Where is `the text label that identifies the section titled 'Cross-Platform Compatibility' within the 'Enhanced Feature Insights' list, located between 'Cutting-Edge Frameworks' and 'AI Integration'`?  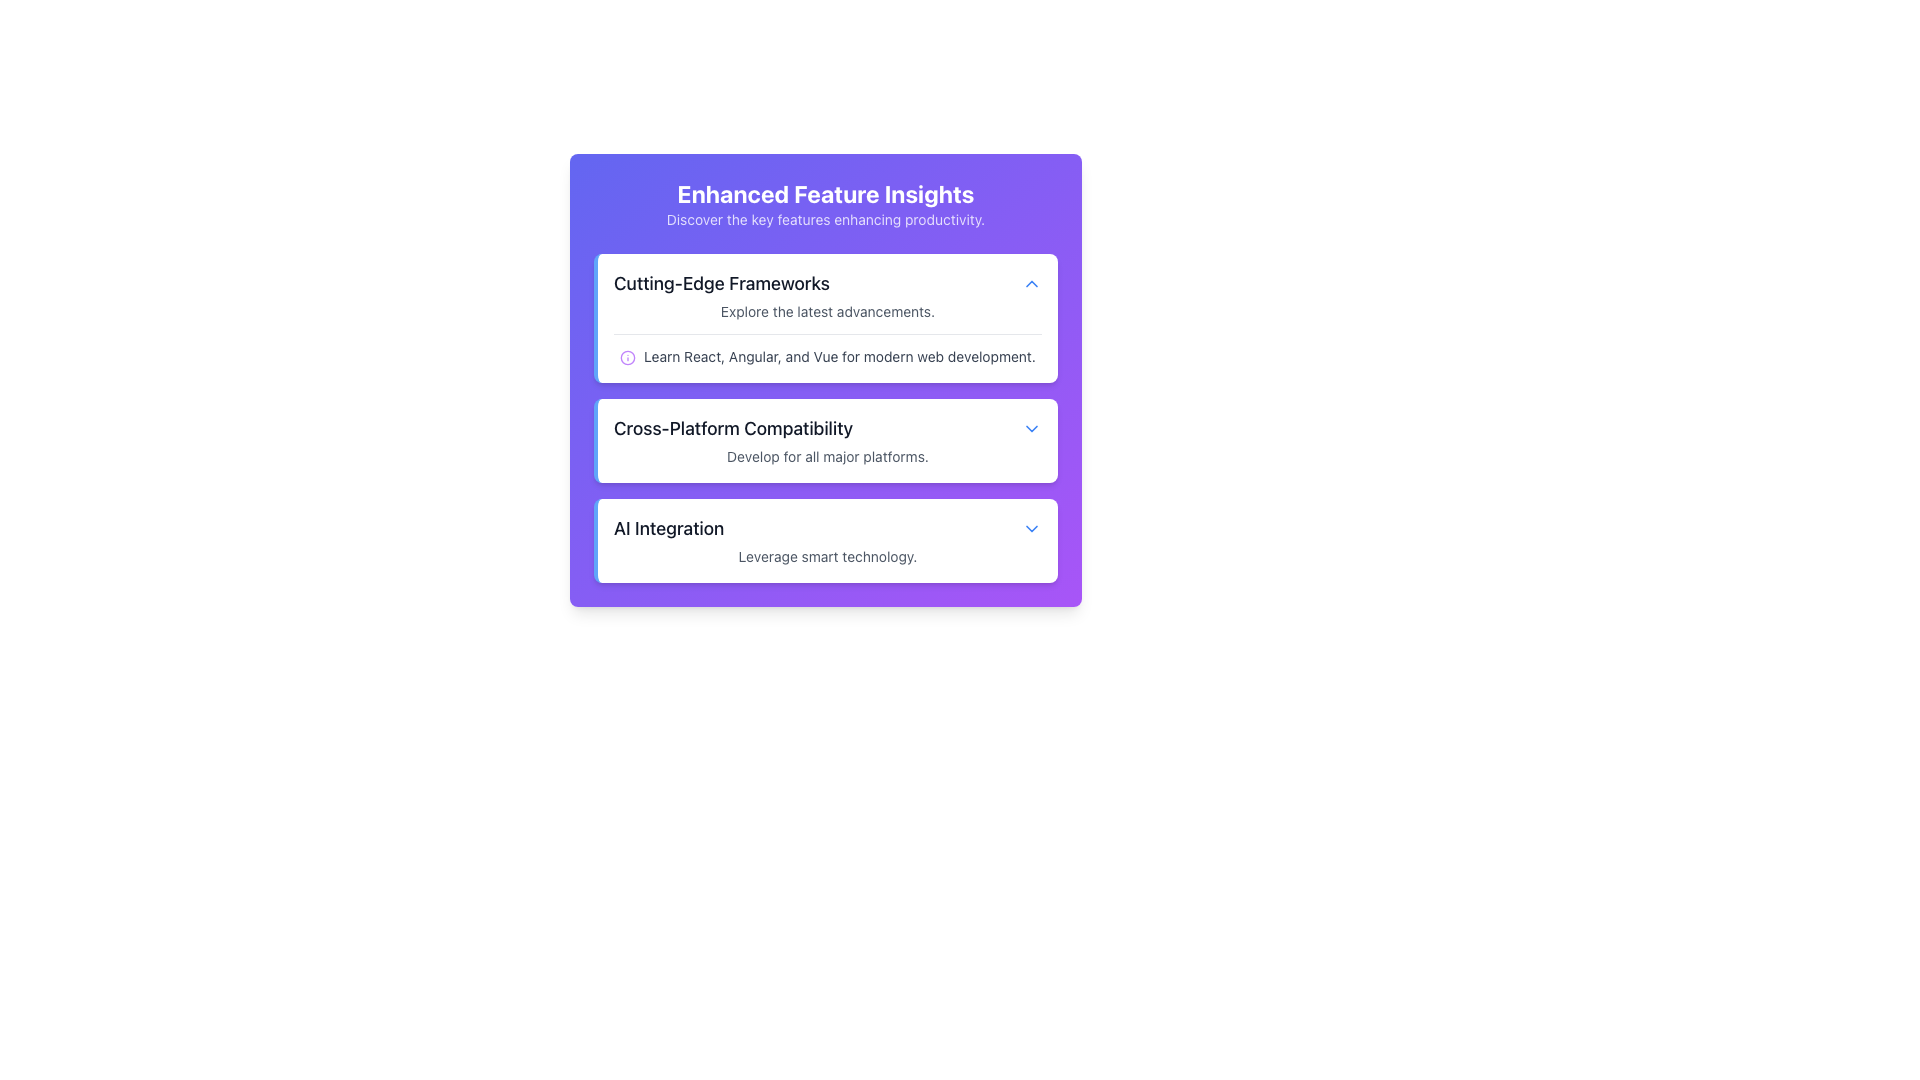
the text label that identifies the section titled 'Cross-Platform Compatibility' within the 'Enhanced Feature Insights' list, located between 'Cutting-Edge Frameworks' and 'AI Integration' is located at coordinates (732, 427).